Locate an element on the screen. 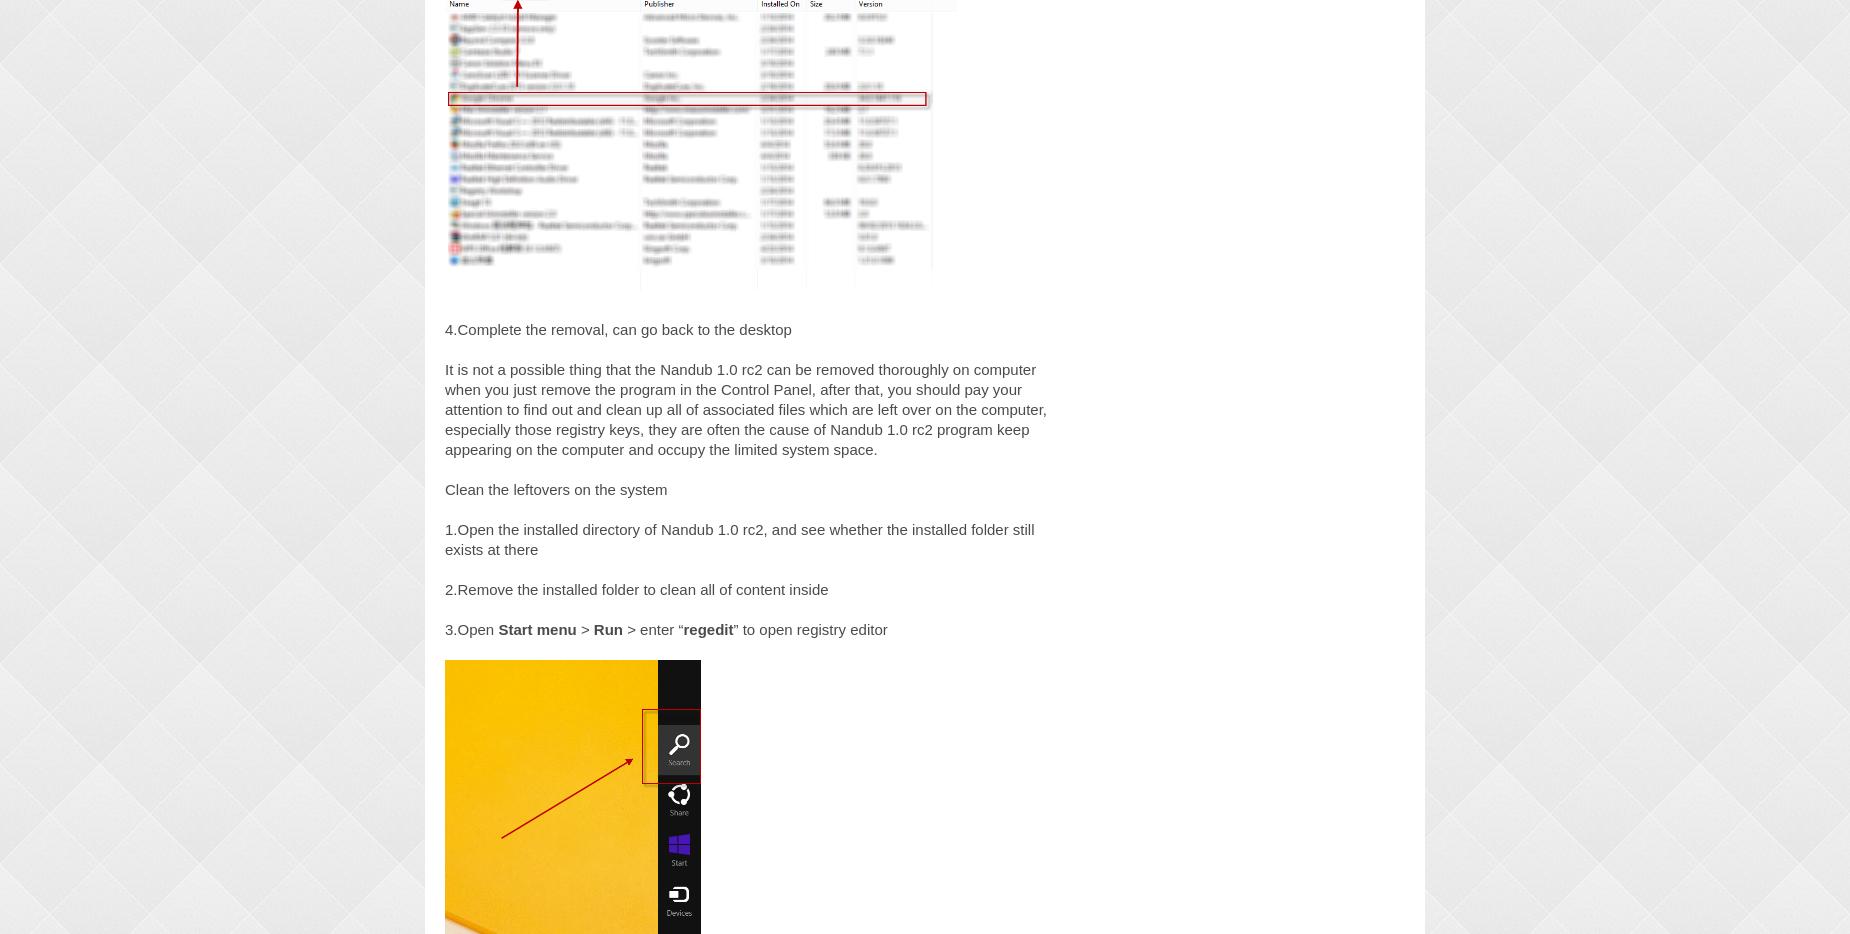 The width and height of the screenshot is (1850, 934). 'It is not a possible thing that the Nandub 1.0 rc2 can be removed thoroughly on computer when you just remove the program in the
					 Control Panel, after that, you should pay your attention to find out and clean up all of associated files which are 
					 left over on the computer, especially those registry keys, they are often the cause of Nandub 1.0 rc2 program keep appearing on the computer and occupy the limited system space.' is located at coordinates (745, 407).